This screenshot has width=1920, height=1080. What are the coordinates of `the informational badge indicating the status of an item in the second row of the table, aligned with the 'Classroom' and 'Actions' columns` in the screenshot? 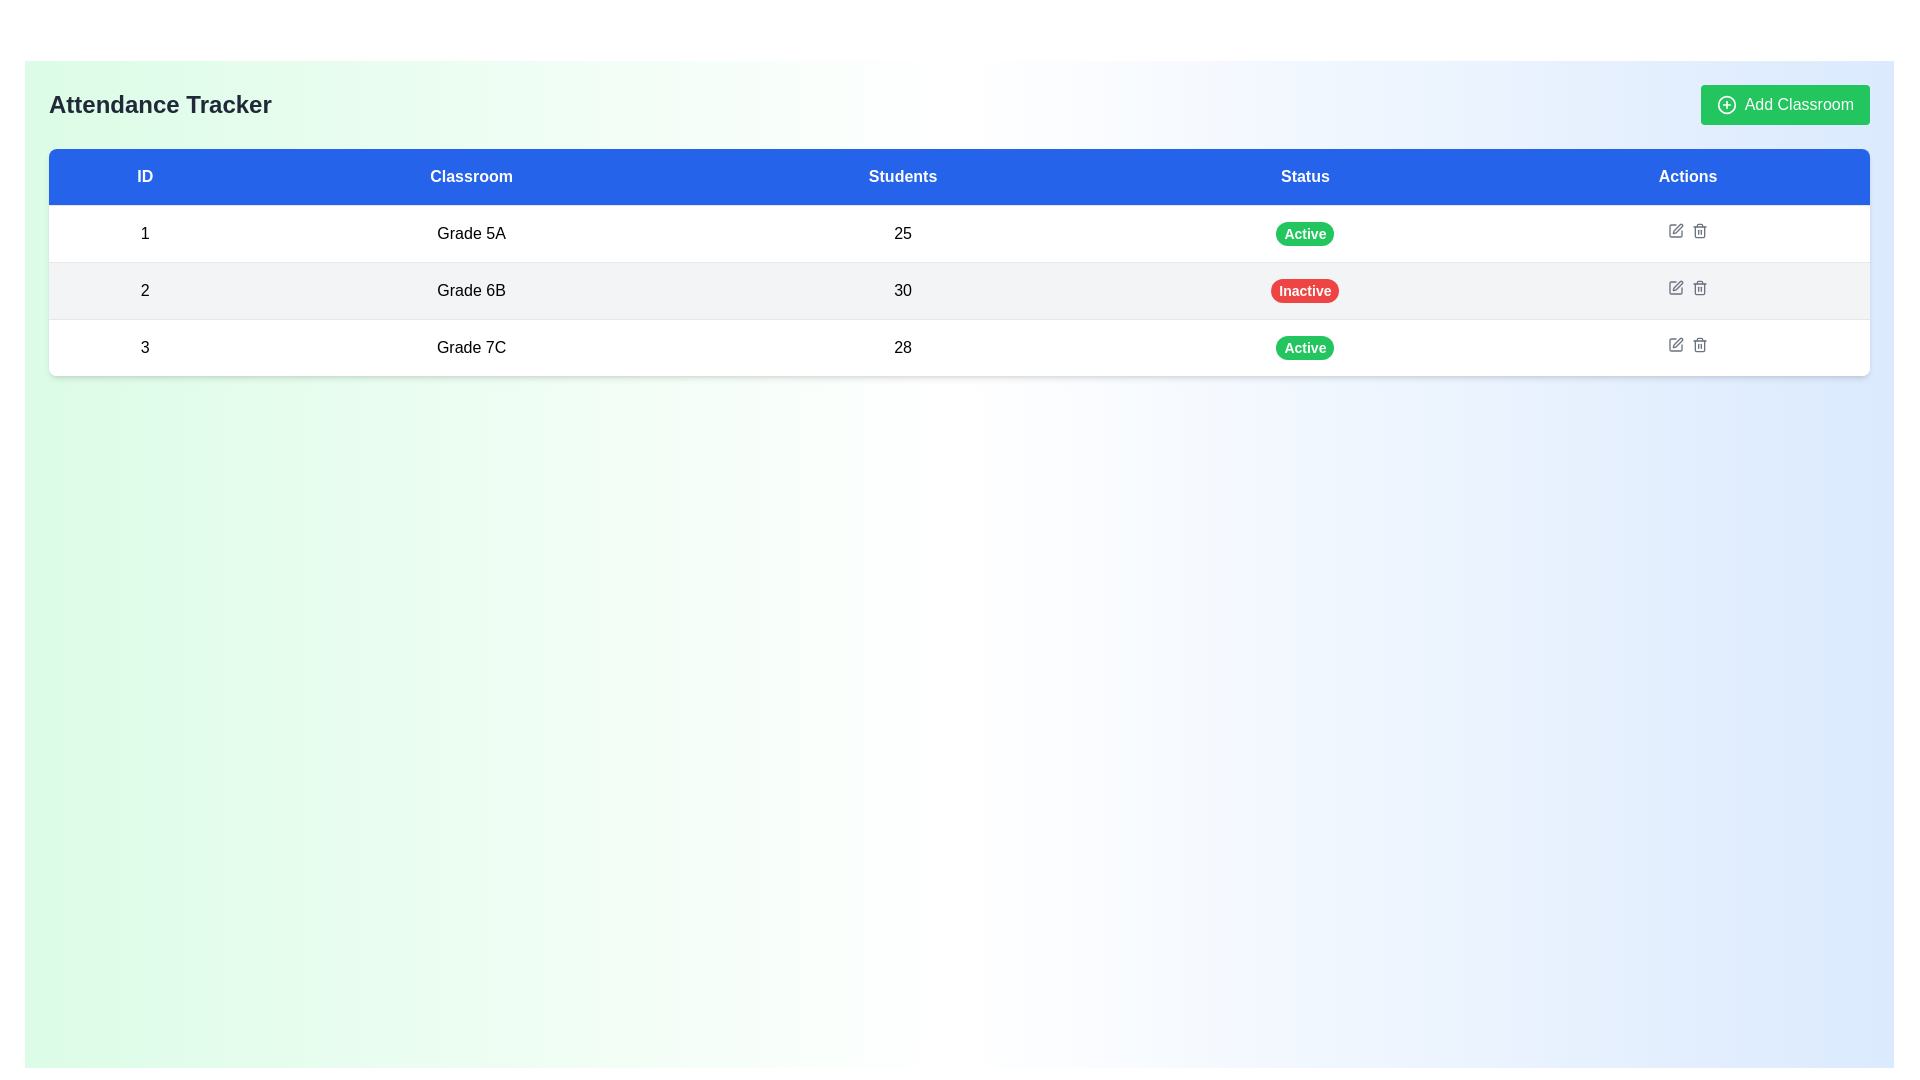 It's located at (1305, 290).